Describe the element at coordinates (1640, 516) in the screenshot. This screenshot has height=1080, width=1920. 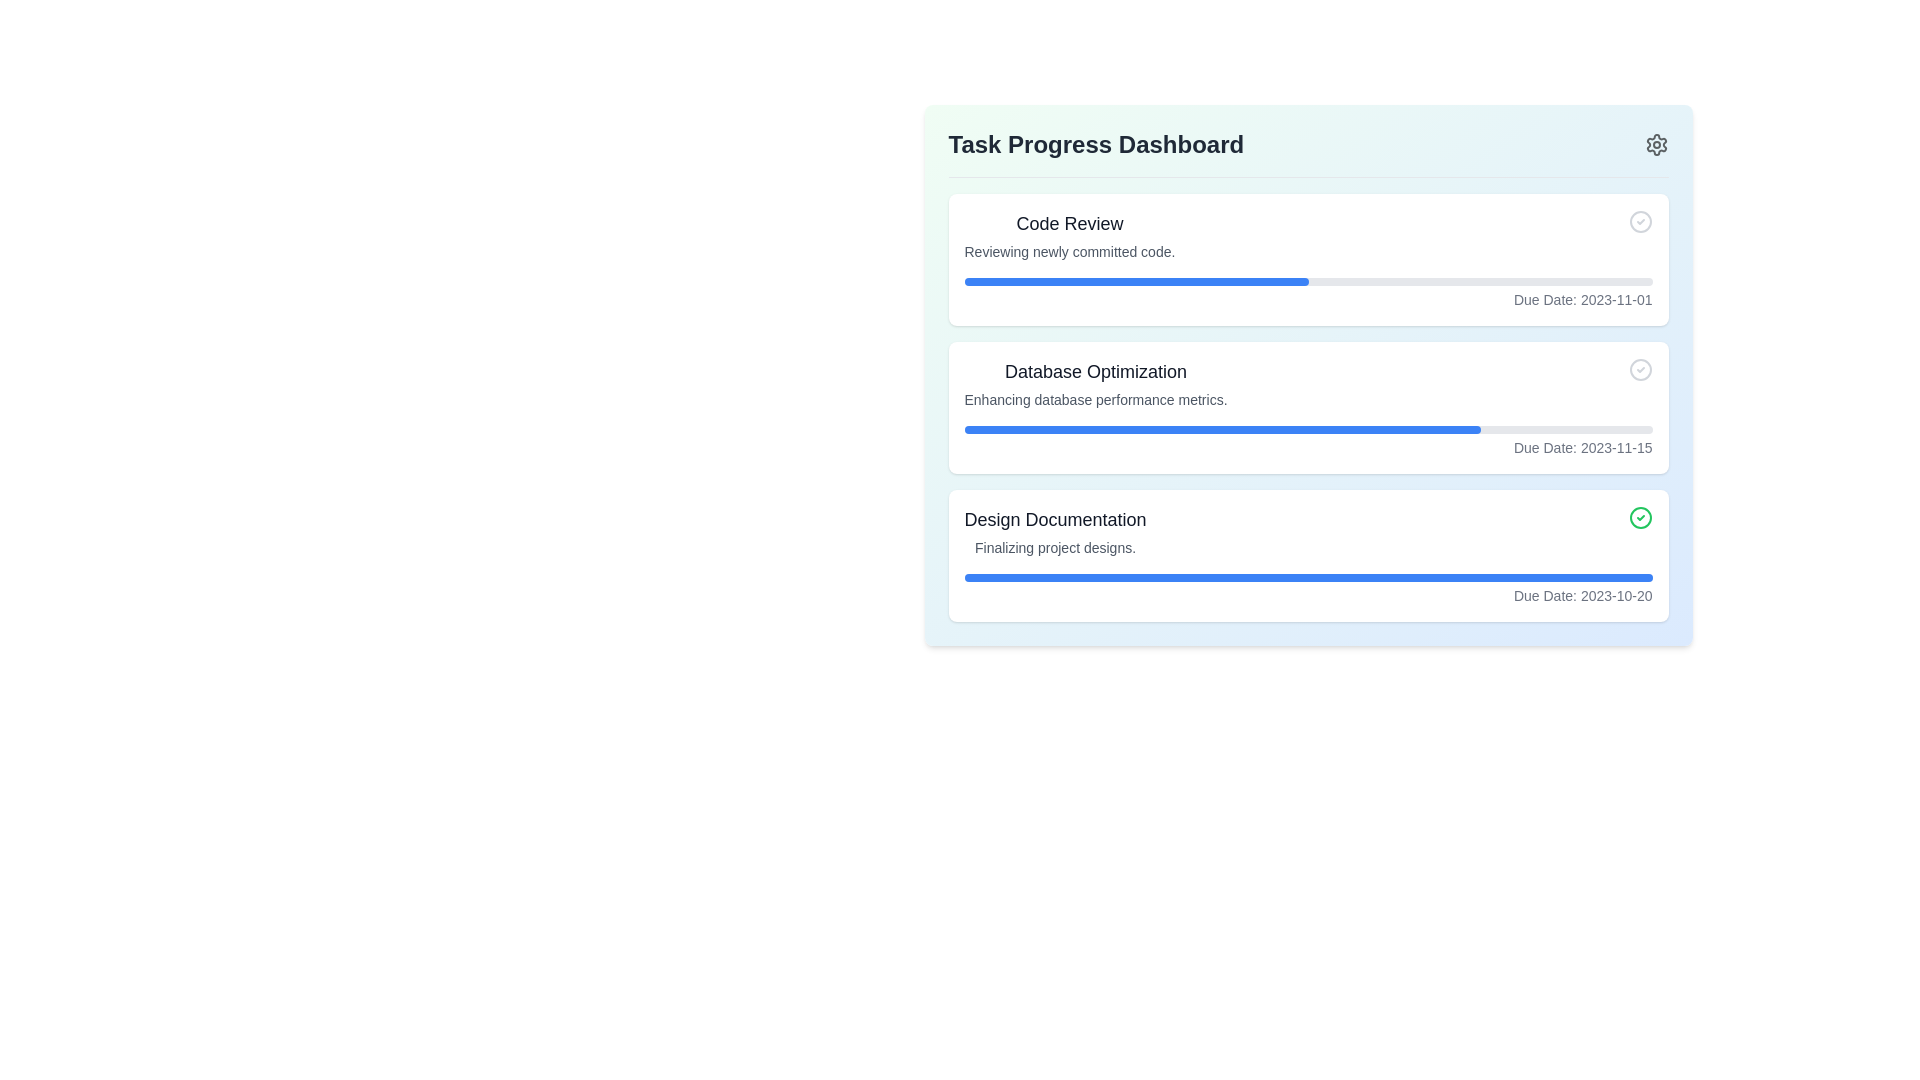
I see `circular check icon component indicating a completed task for the 'Design Documentation' row, located to the right of the row contents` at that location.